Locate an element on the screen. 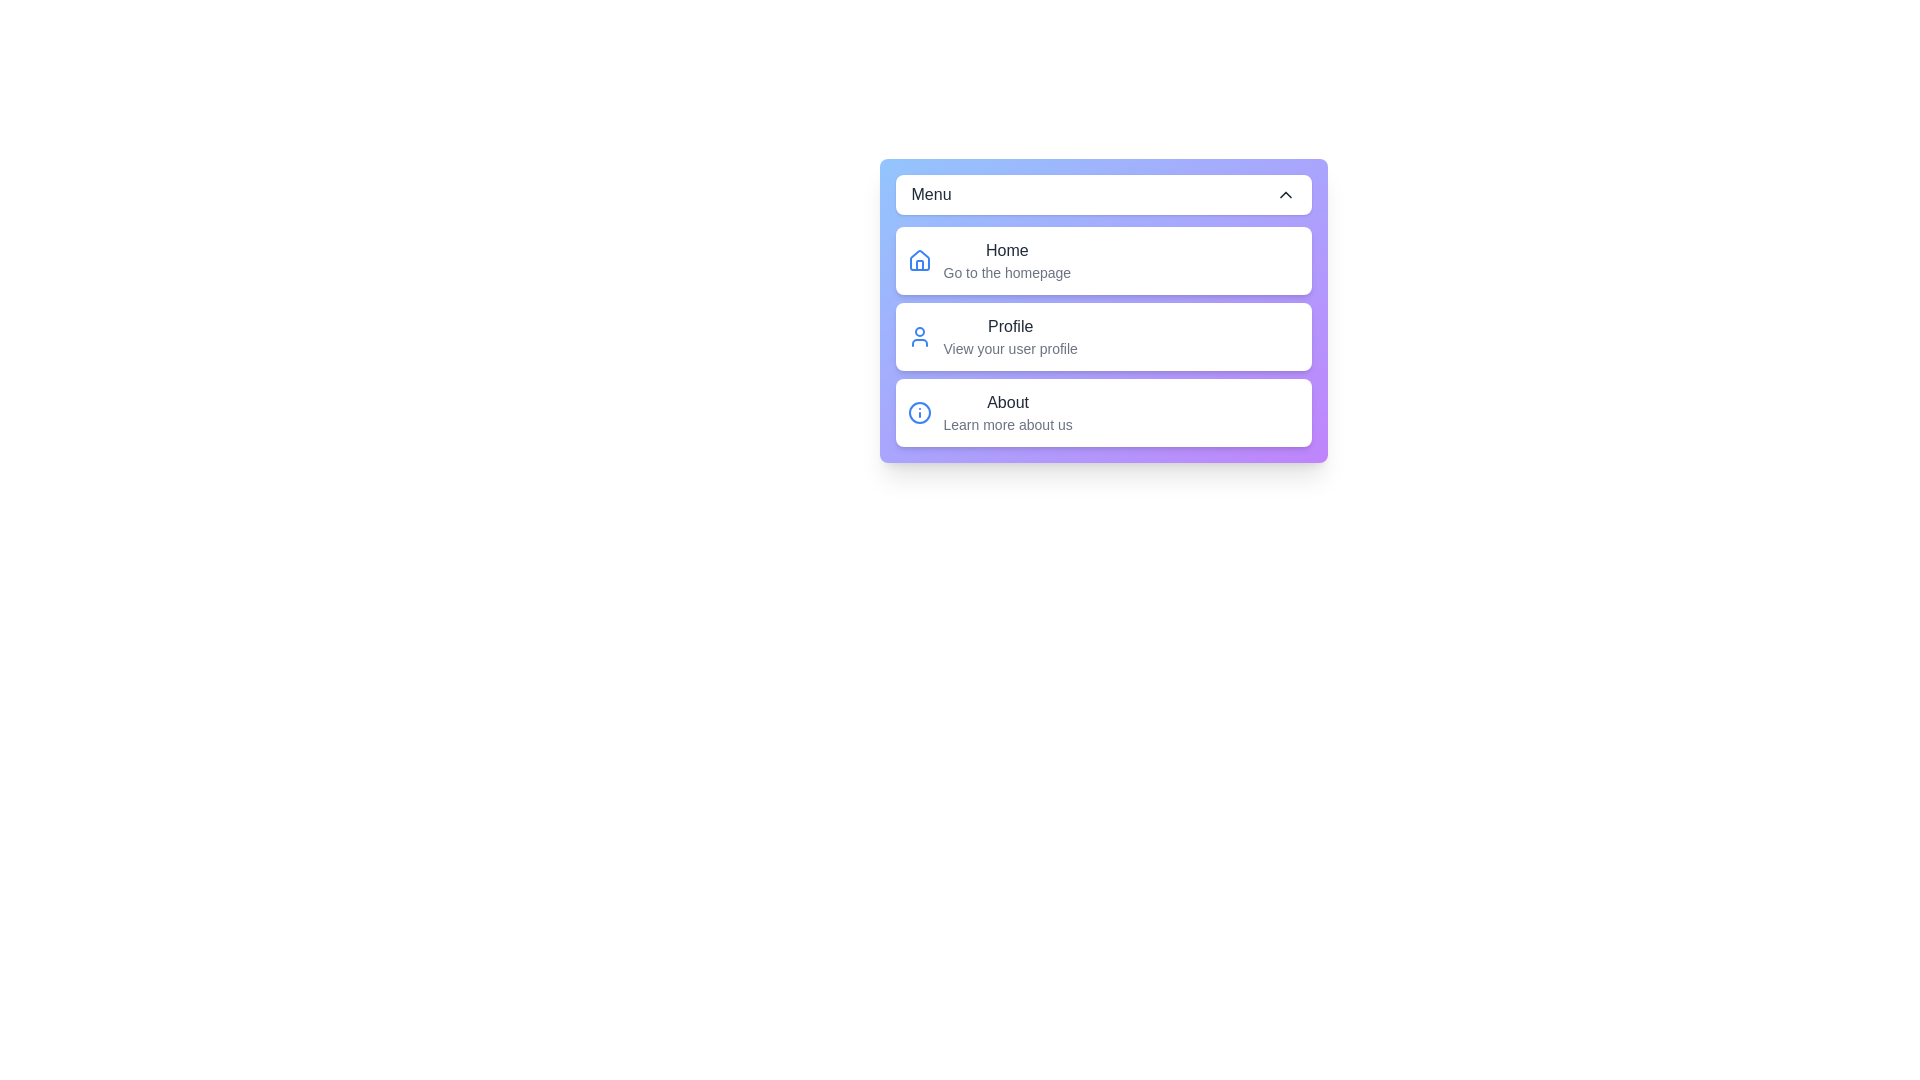 The width and height of the screenshot is (1920, 1080). the menu item Home to select it is located at coordinates (1102, 260).